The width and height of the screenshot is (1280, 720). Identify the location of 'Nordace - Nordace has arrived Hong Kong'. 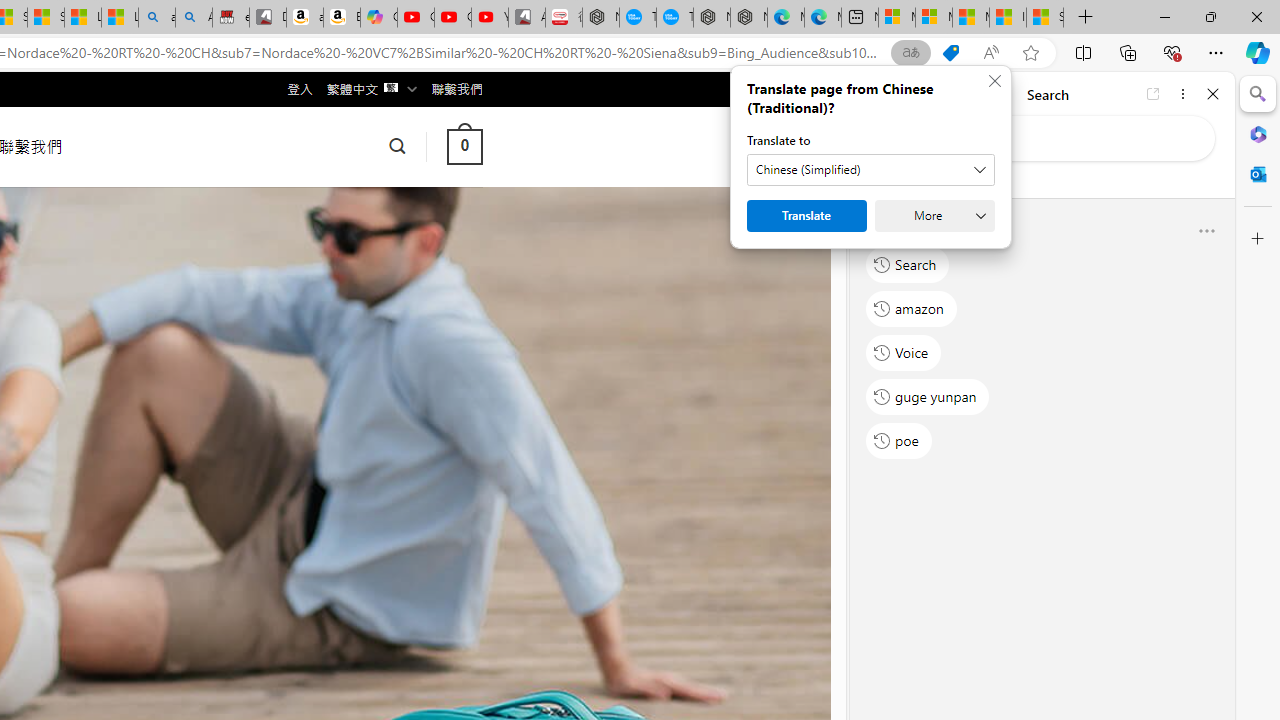
(747, 17).